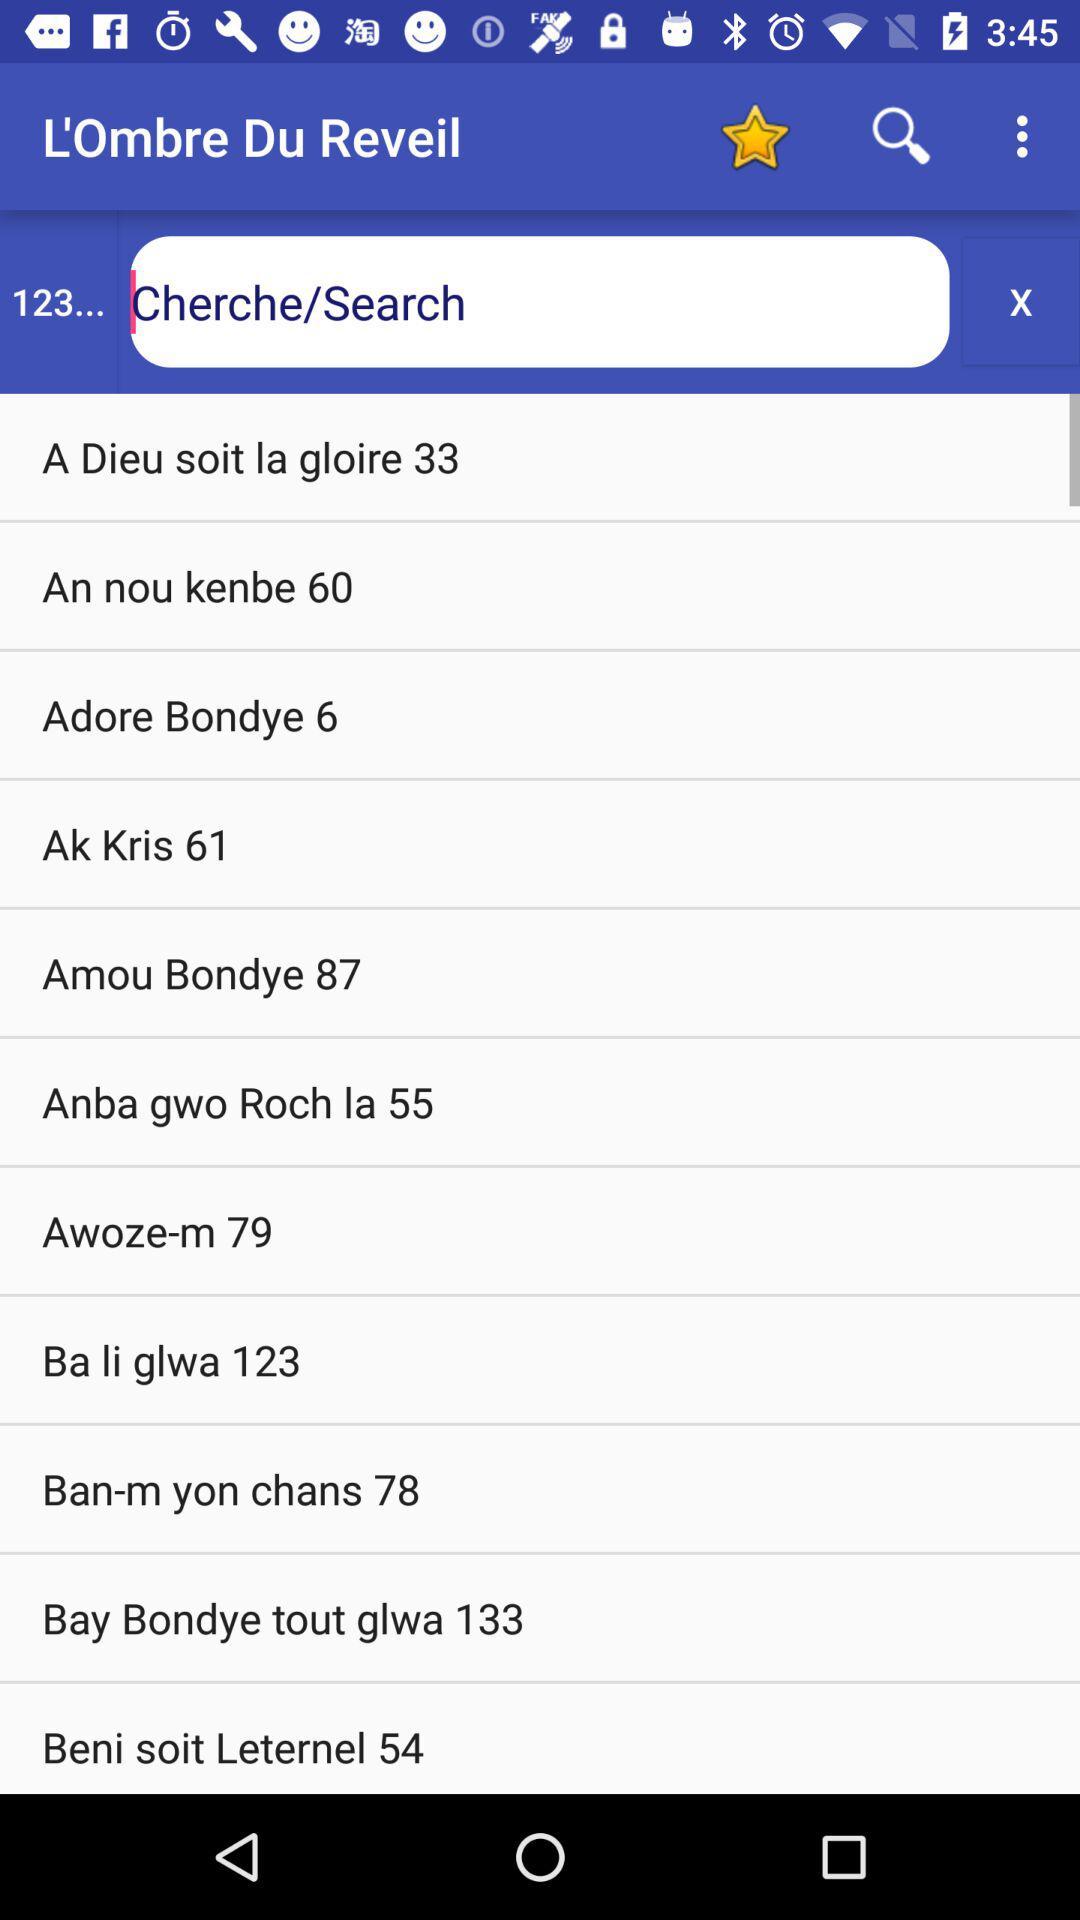  Describe the element at coordinates (540, 972) in the screenshot. I see `icon above the anba gwo roch icon` at that location.